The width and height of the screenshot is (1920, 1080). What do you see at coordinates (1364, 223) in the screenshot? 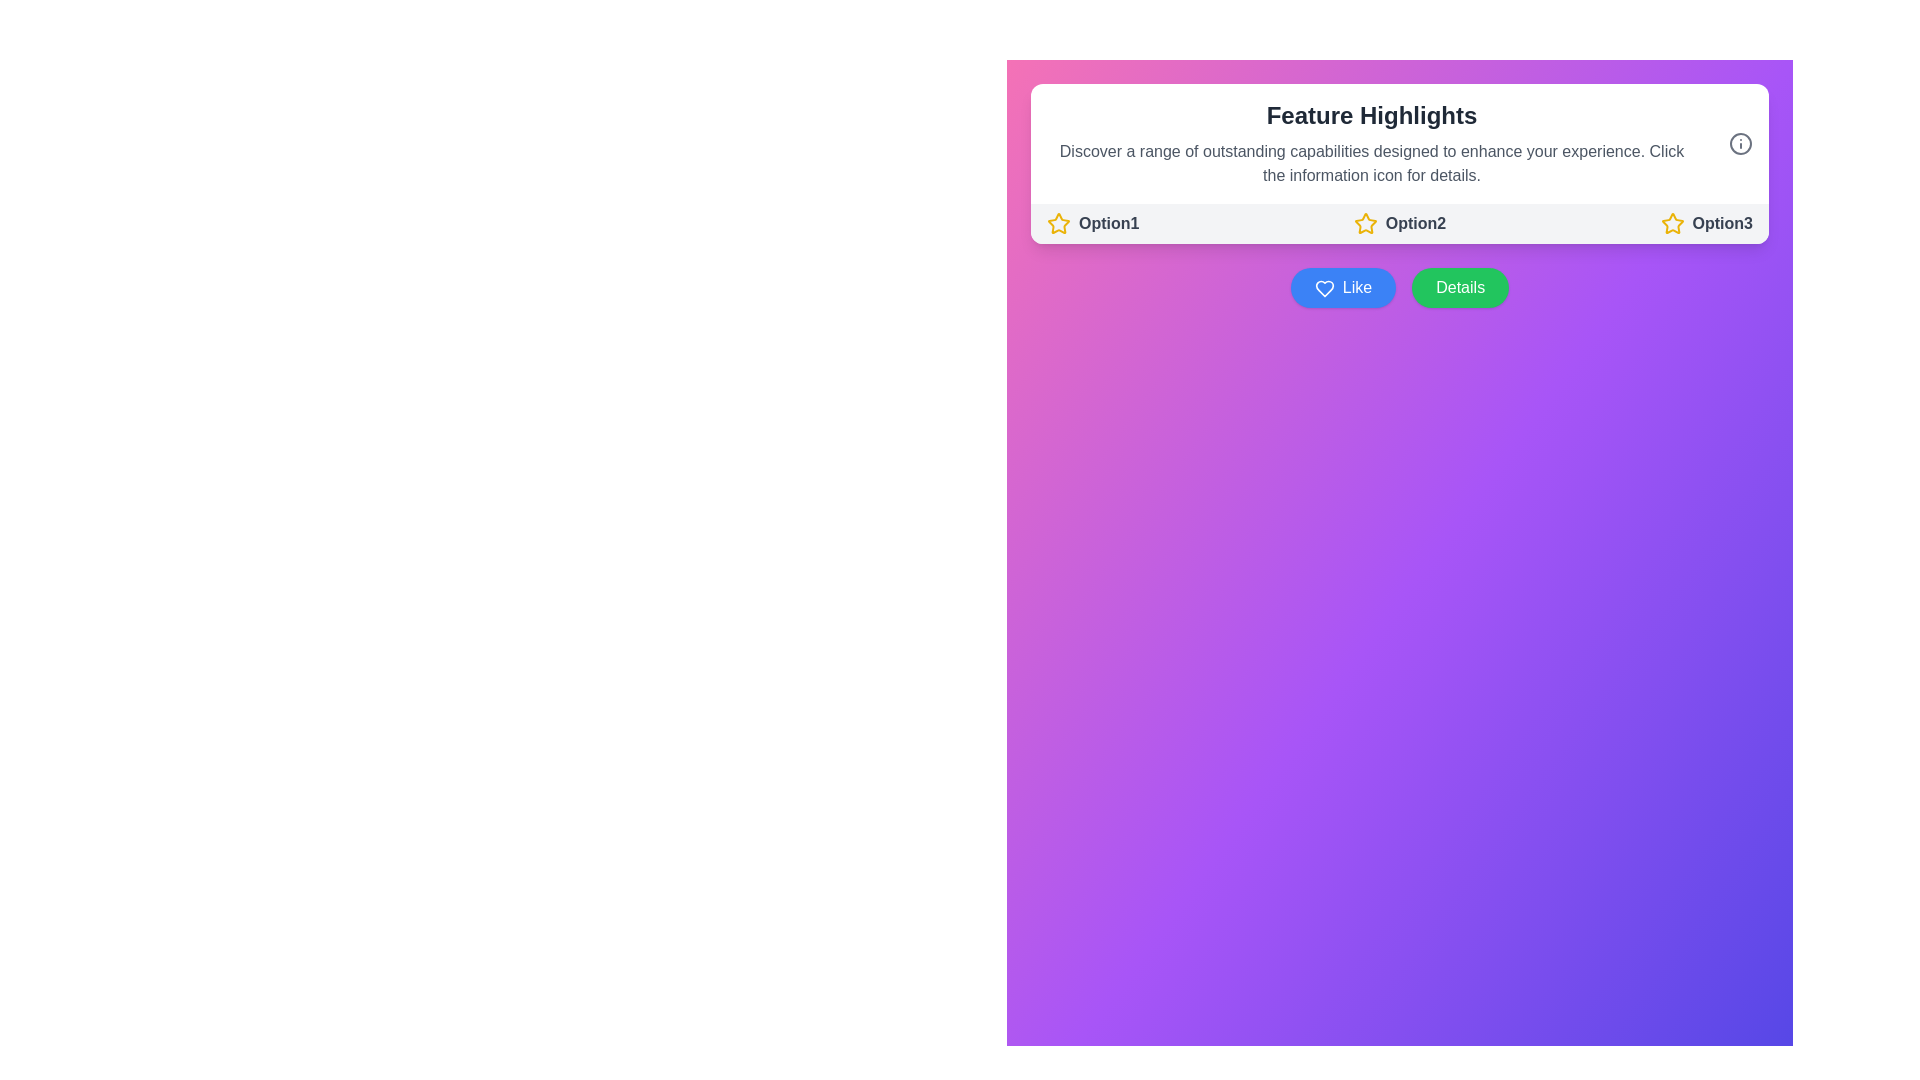
I see `the icon` at bounding box center [1364, 223].